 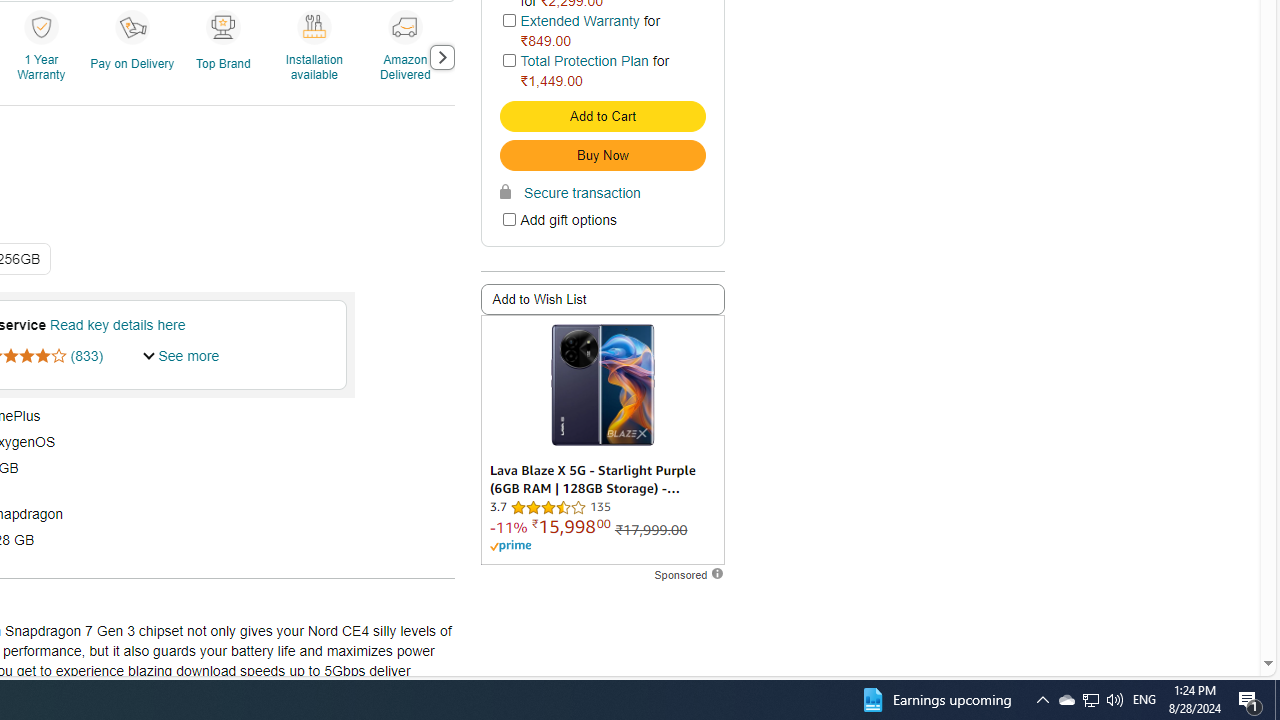 I want to click on 'Pay on Delivery', so click(x=134, y=55).